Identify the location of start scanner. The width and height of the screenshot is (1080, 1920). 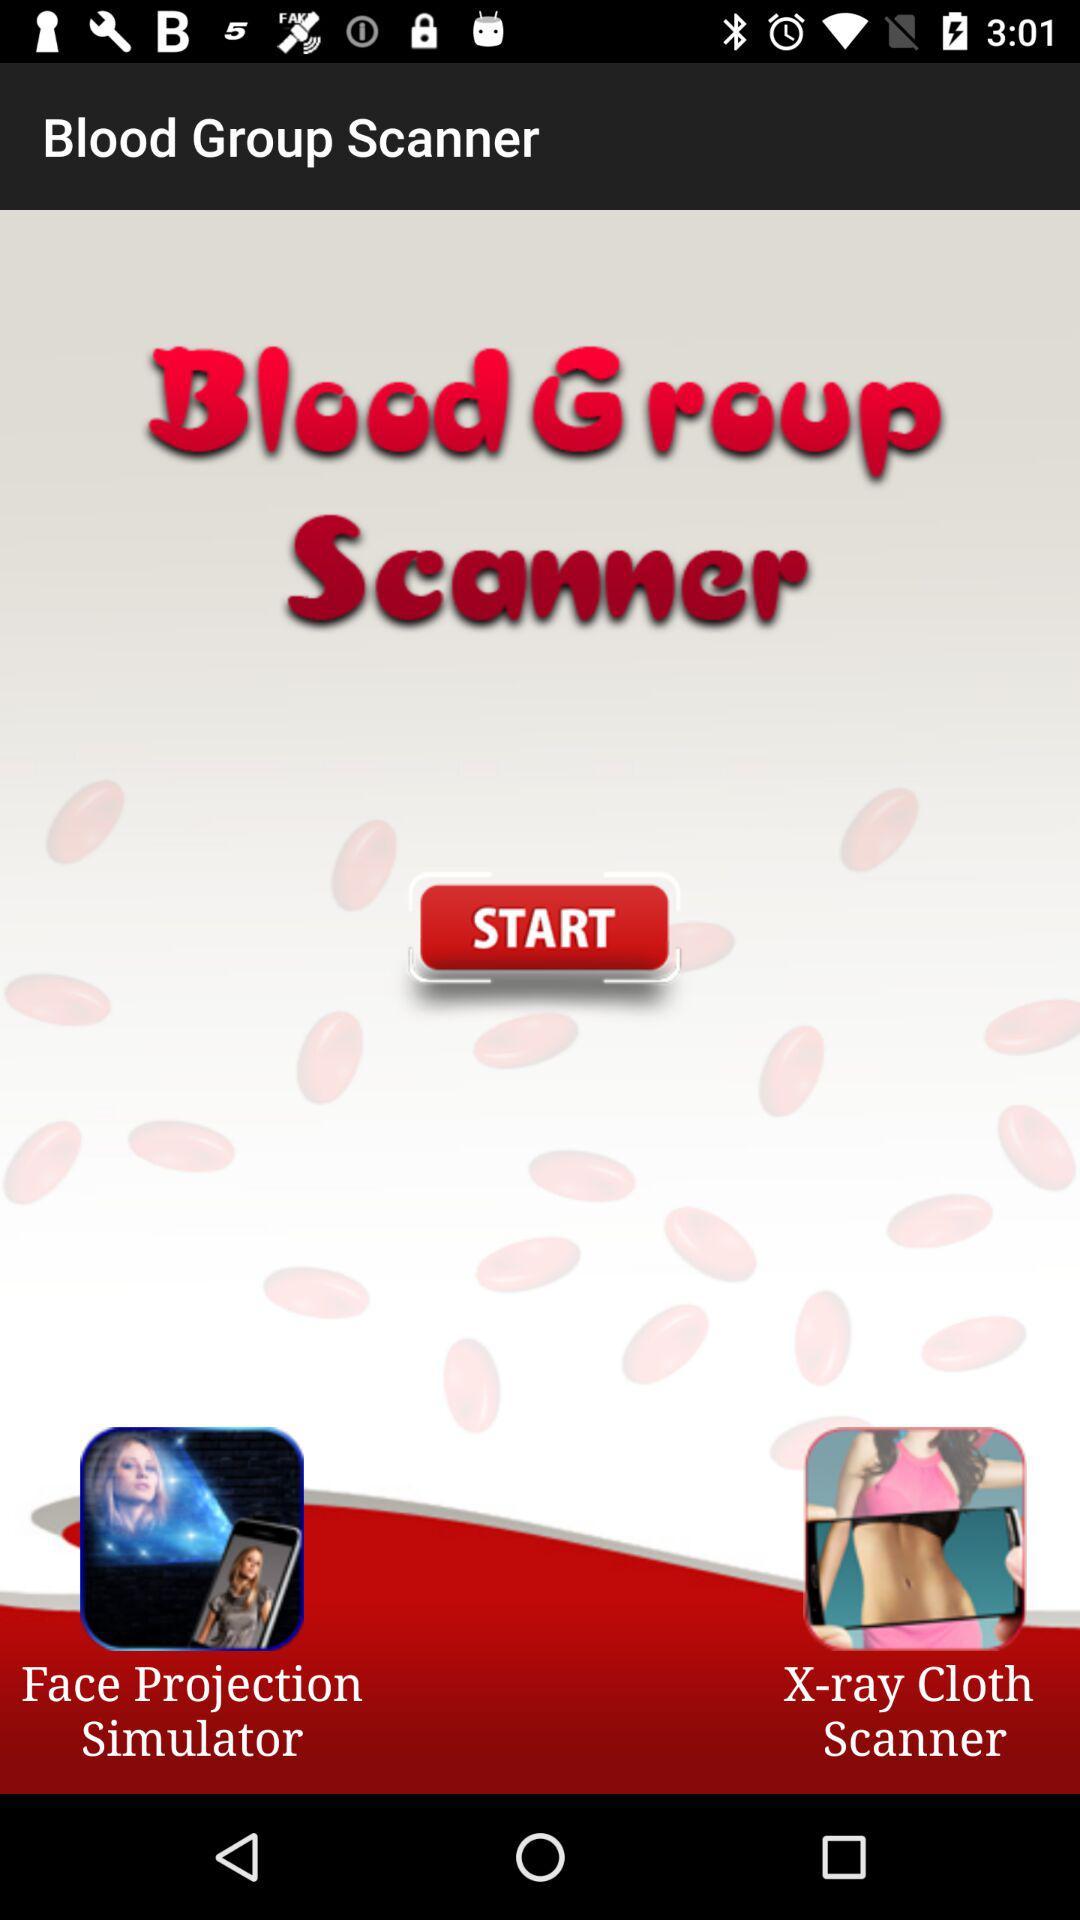
(538, 948).